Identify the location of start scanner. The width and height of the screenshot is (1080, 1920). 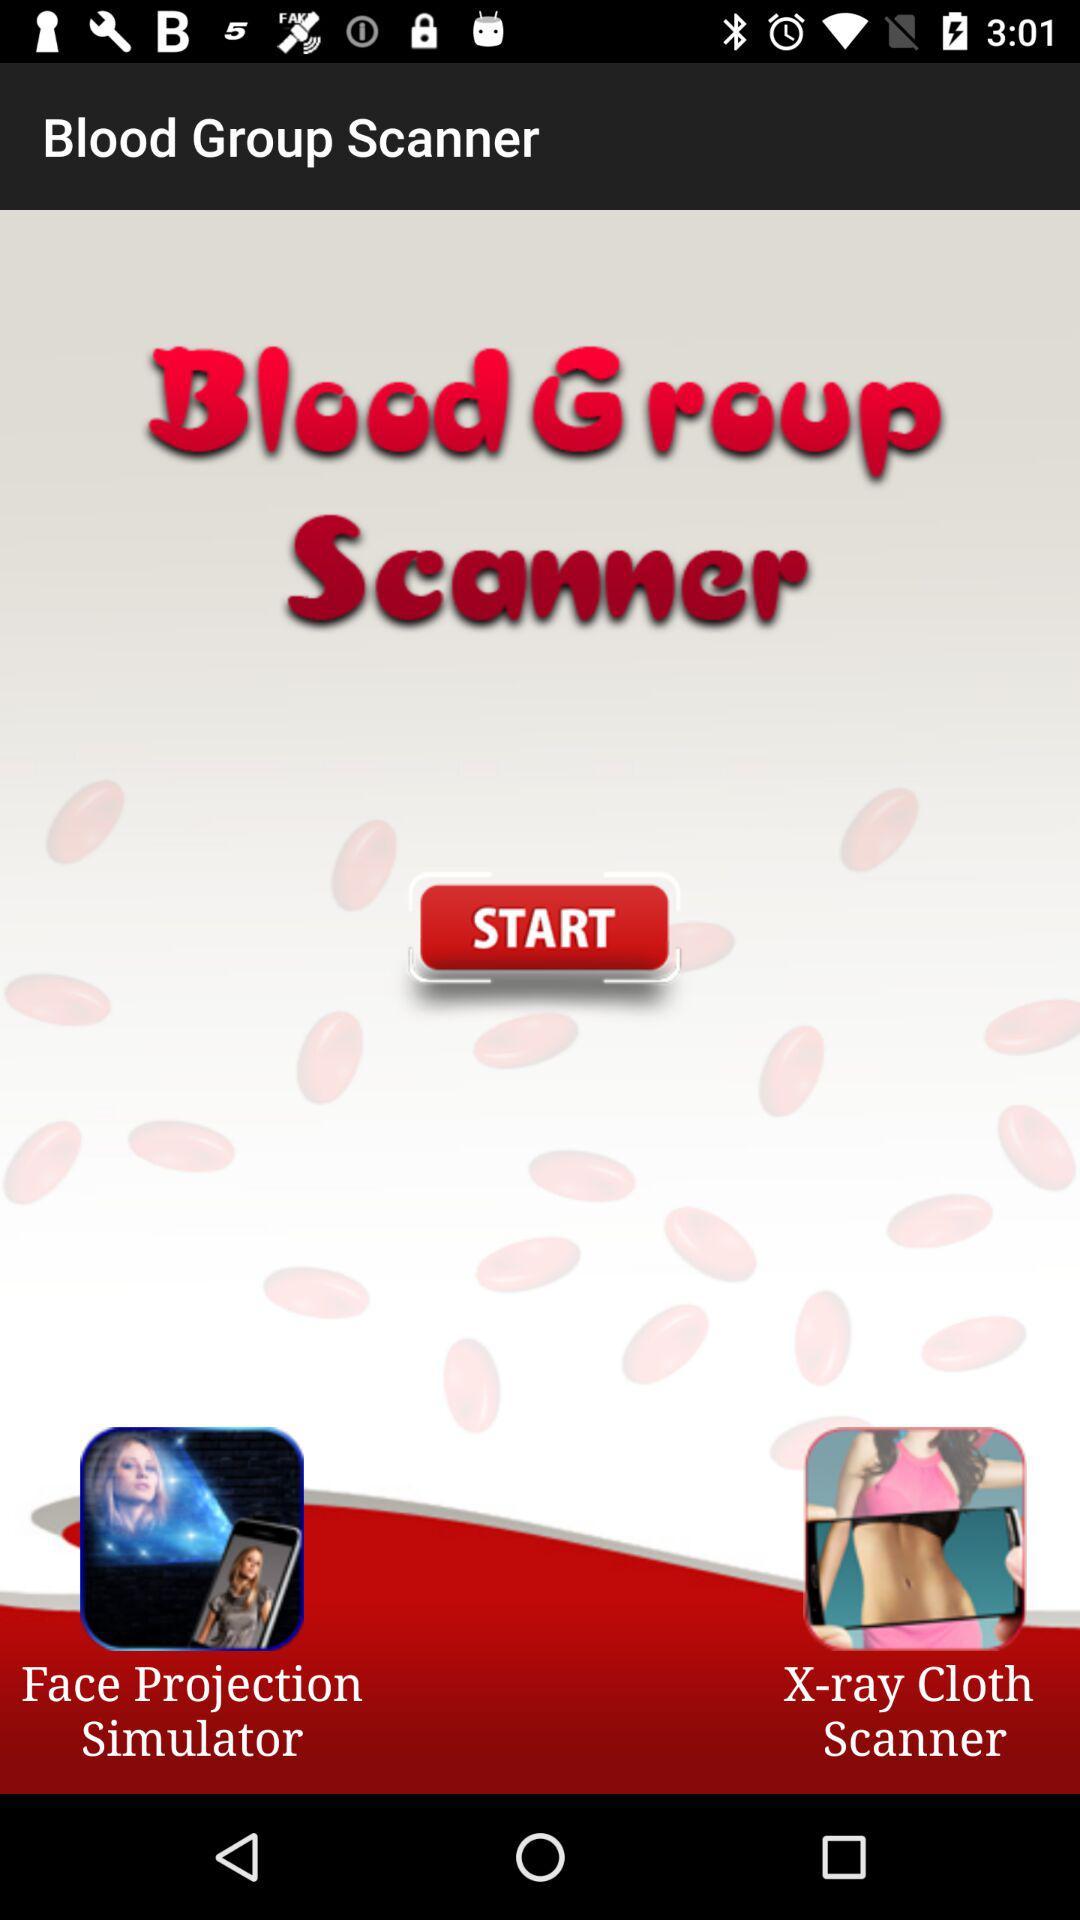
(538, 948).